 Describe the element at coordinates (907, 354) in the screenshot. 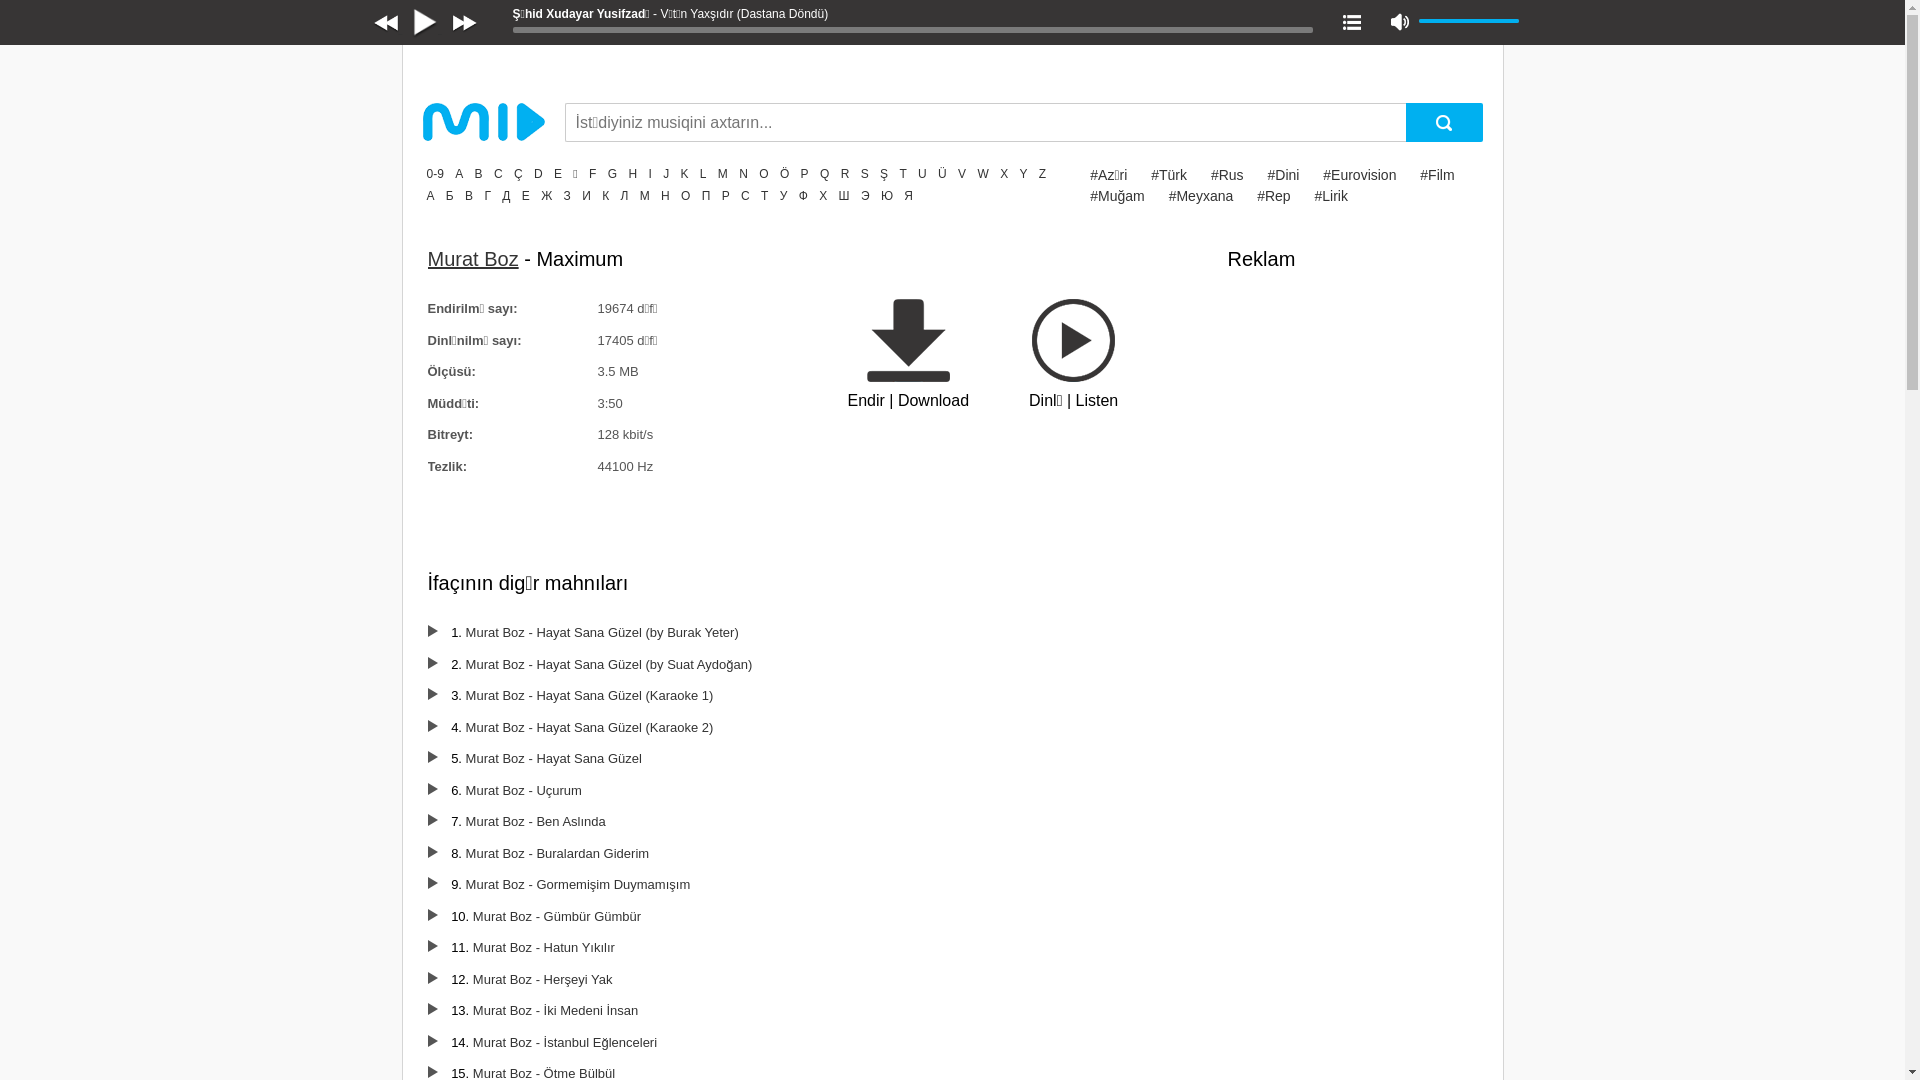

I see `'Endir | Download'` at that location.